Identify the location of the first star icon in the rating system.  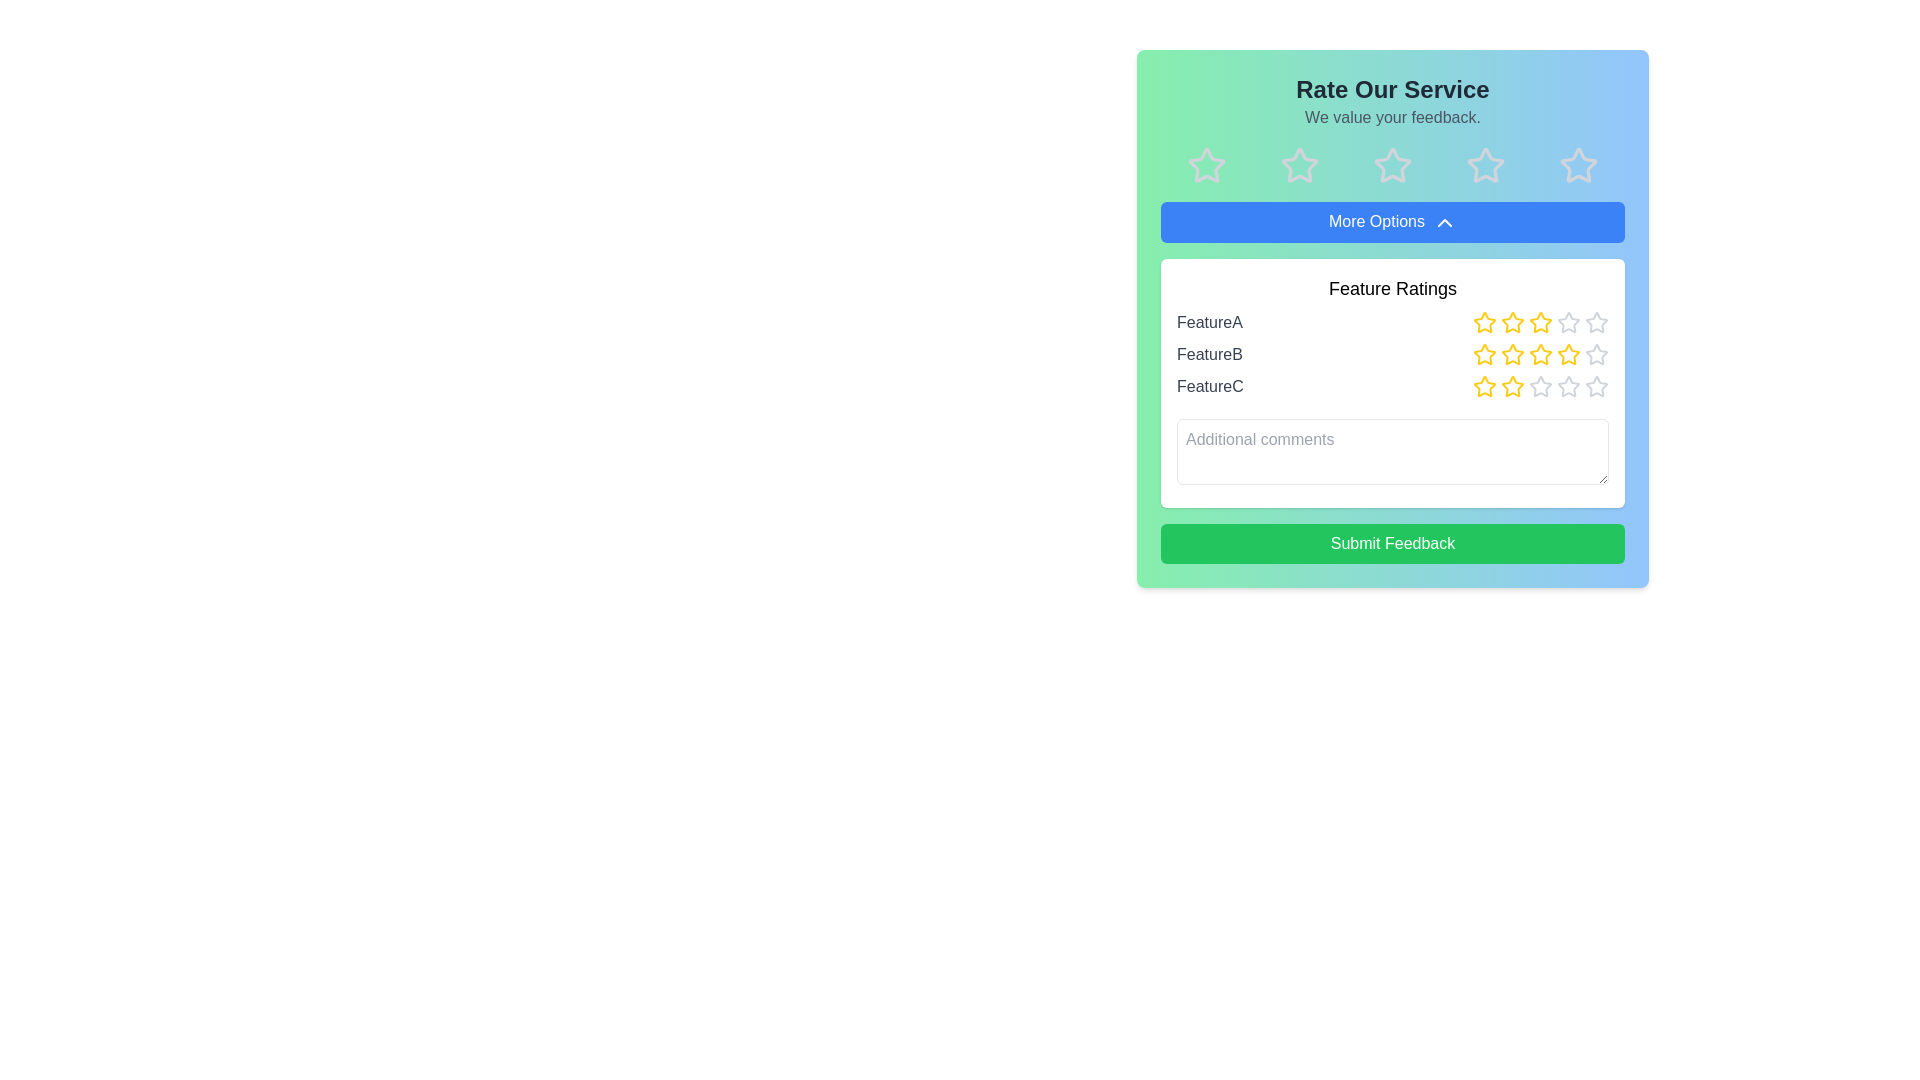
(1206, 164).